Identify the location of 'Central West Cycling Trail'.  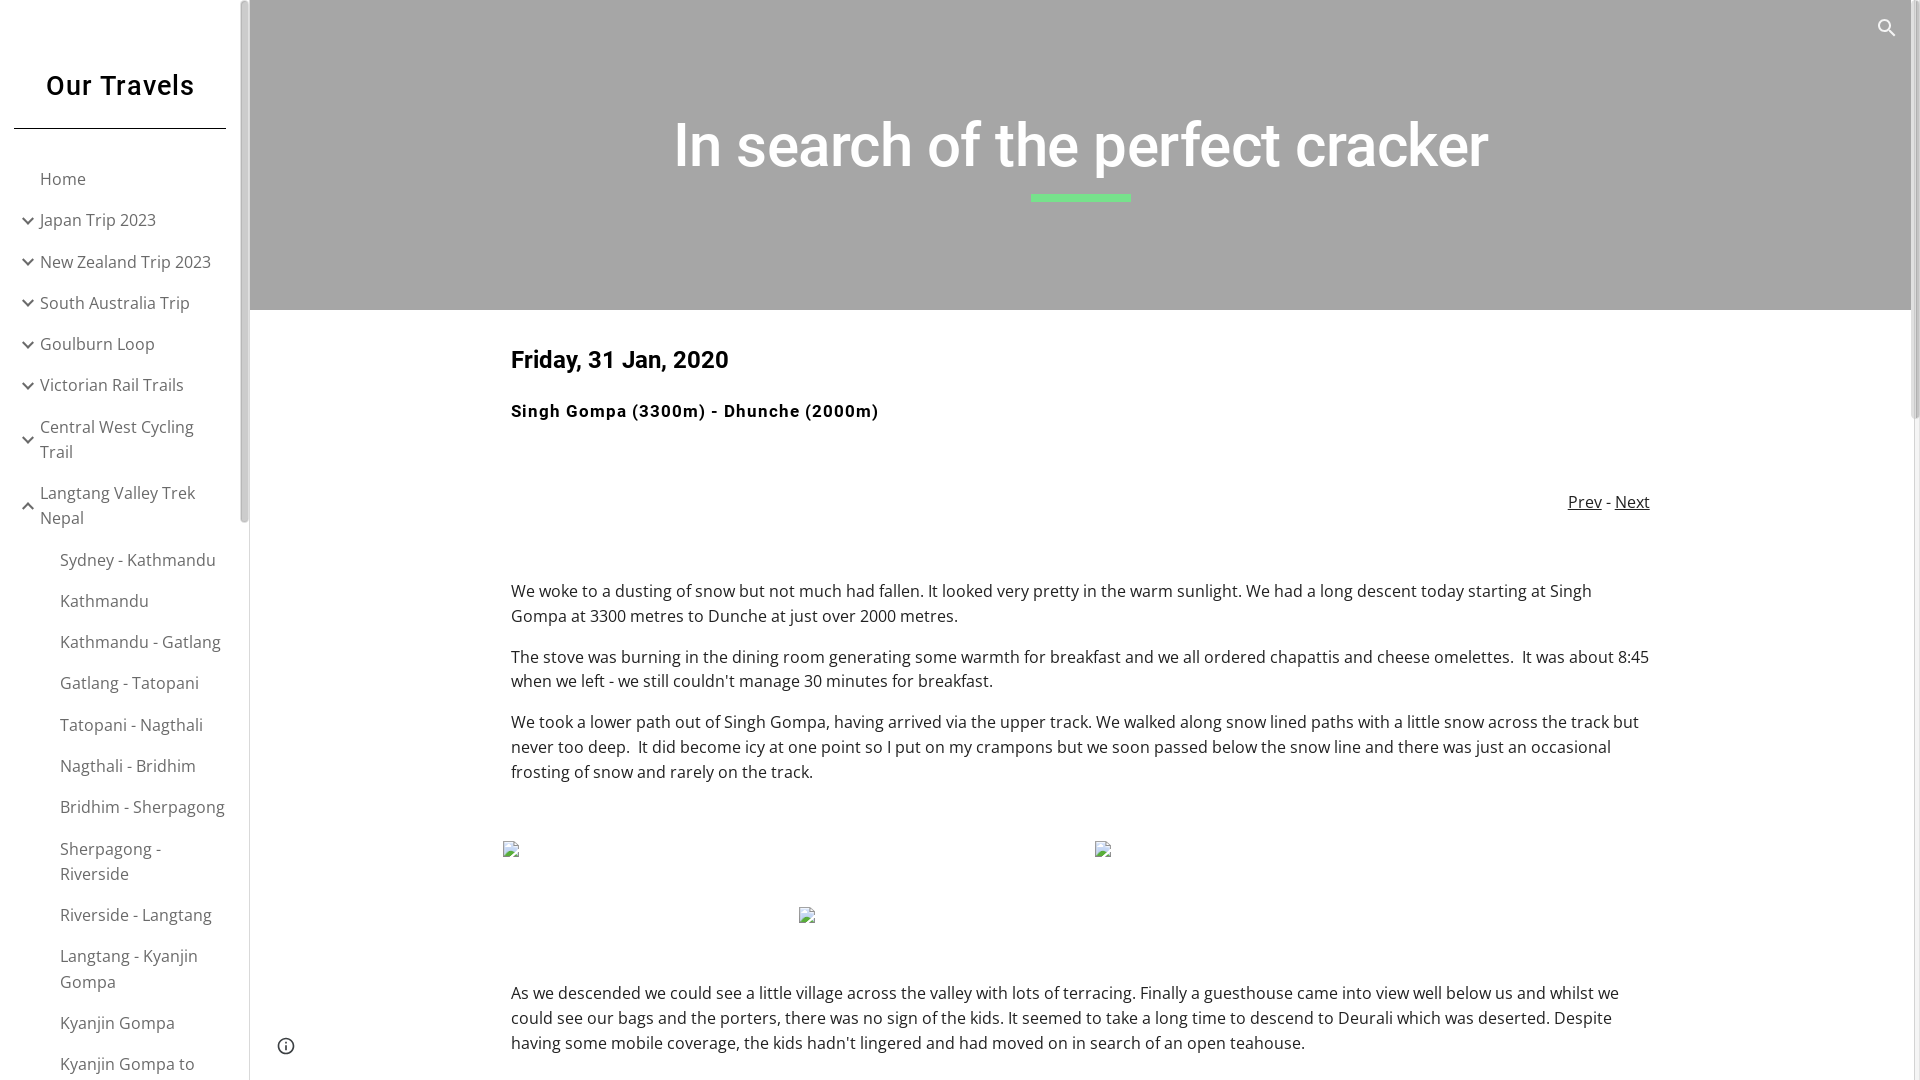
(130, 439).